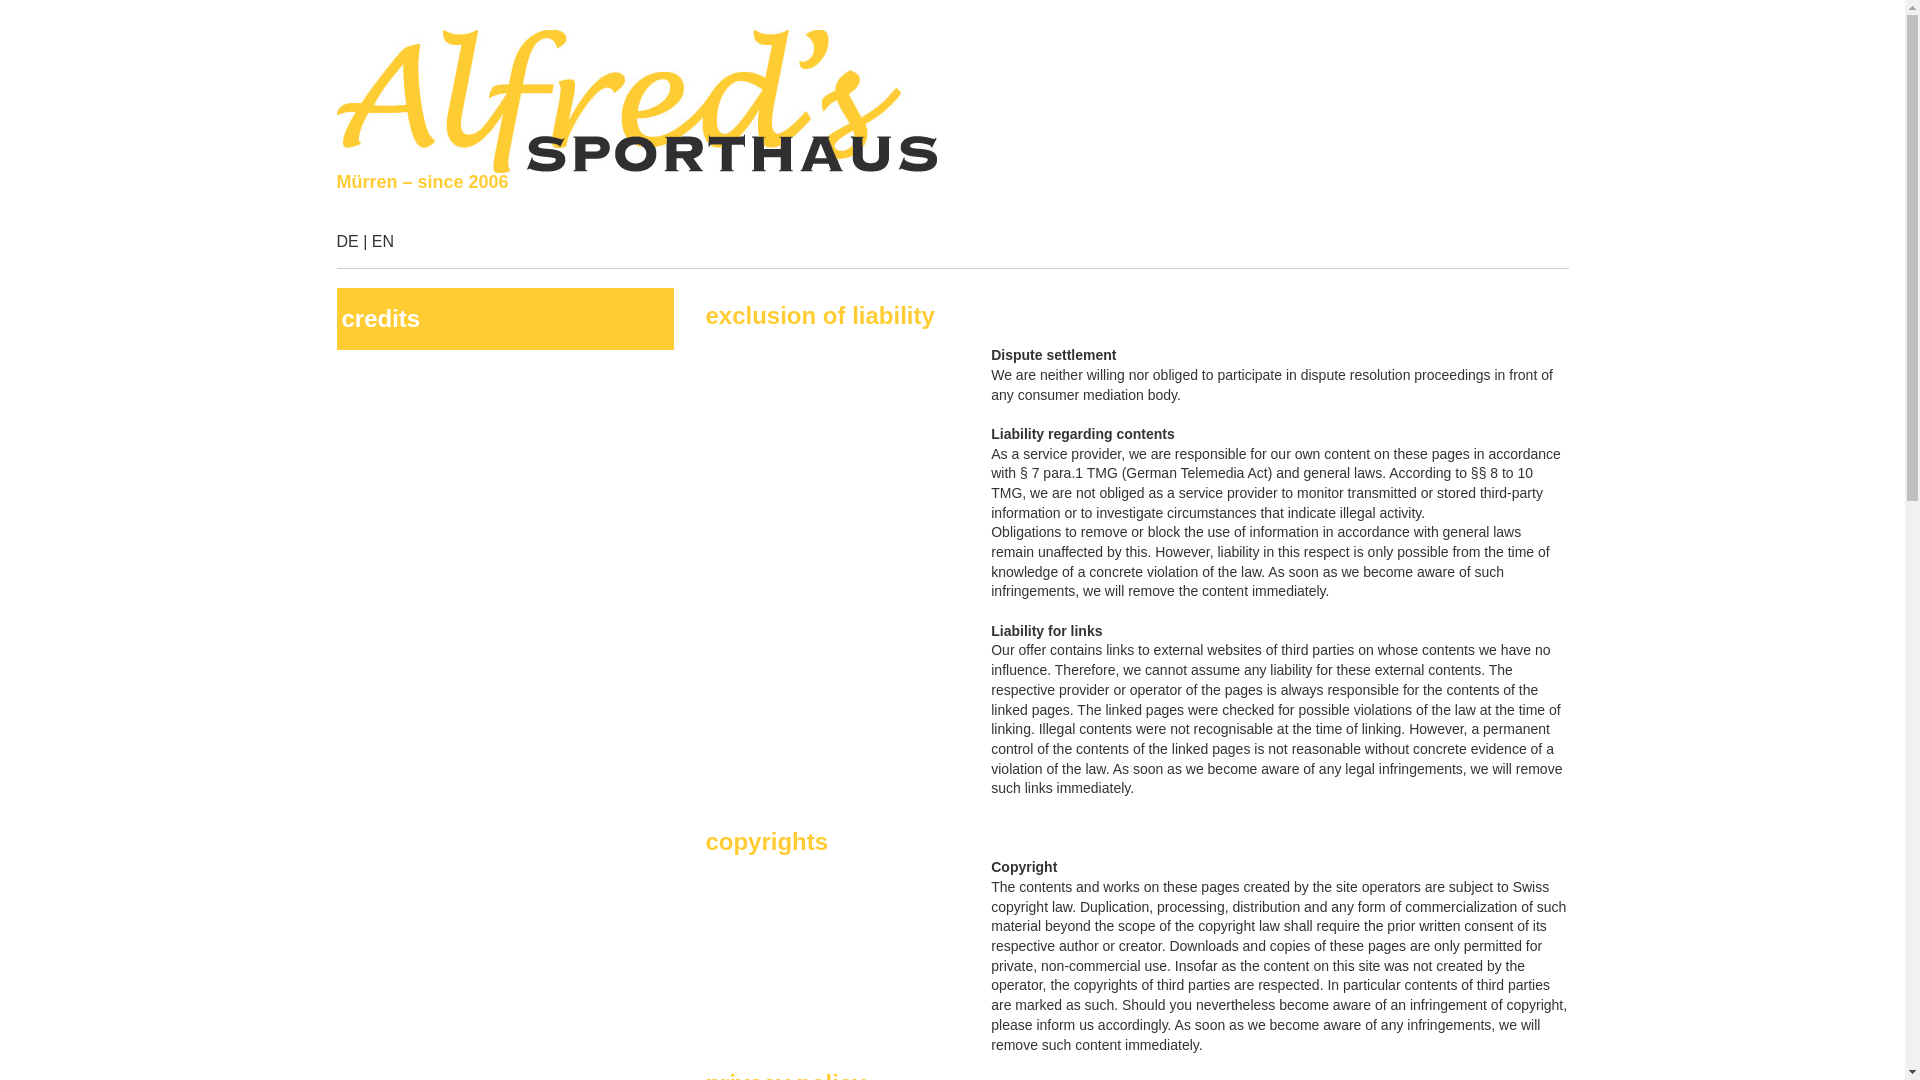  Describe the element at coordinates (346, 240) in the screenshot. I see `'DE'` at that location.